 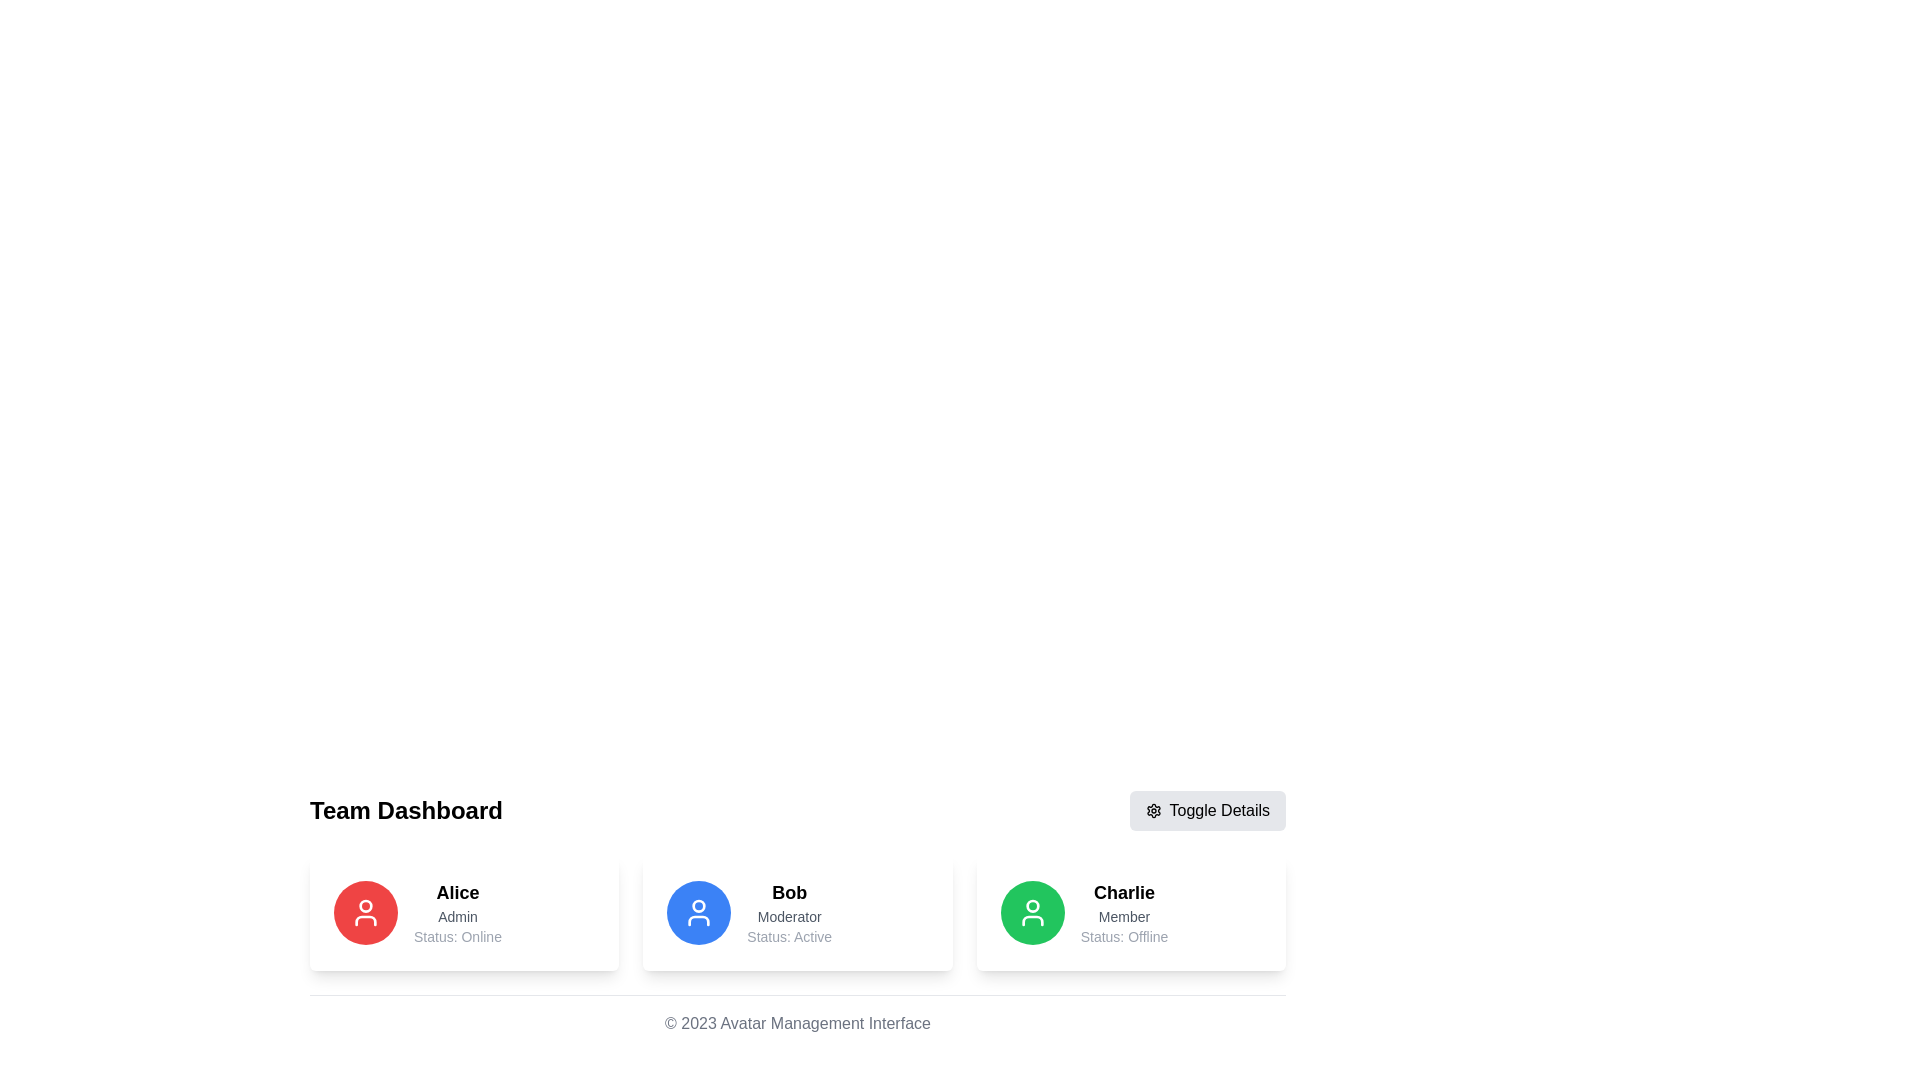 What do you see at coordinates (1206, 810) in the screenshot?
I see `the button that toggles the visibility of additional content related to the 'Team Dashboard'` at bounding box center [1206, 810].